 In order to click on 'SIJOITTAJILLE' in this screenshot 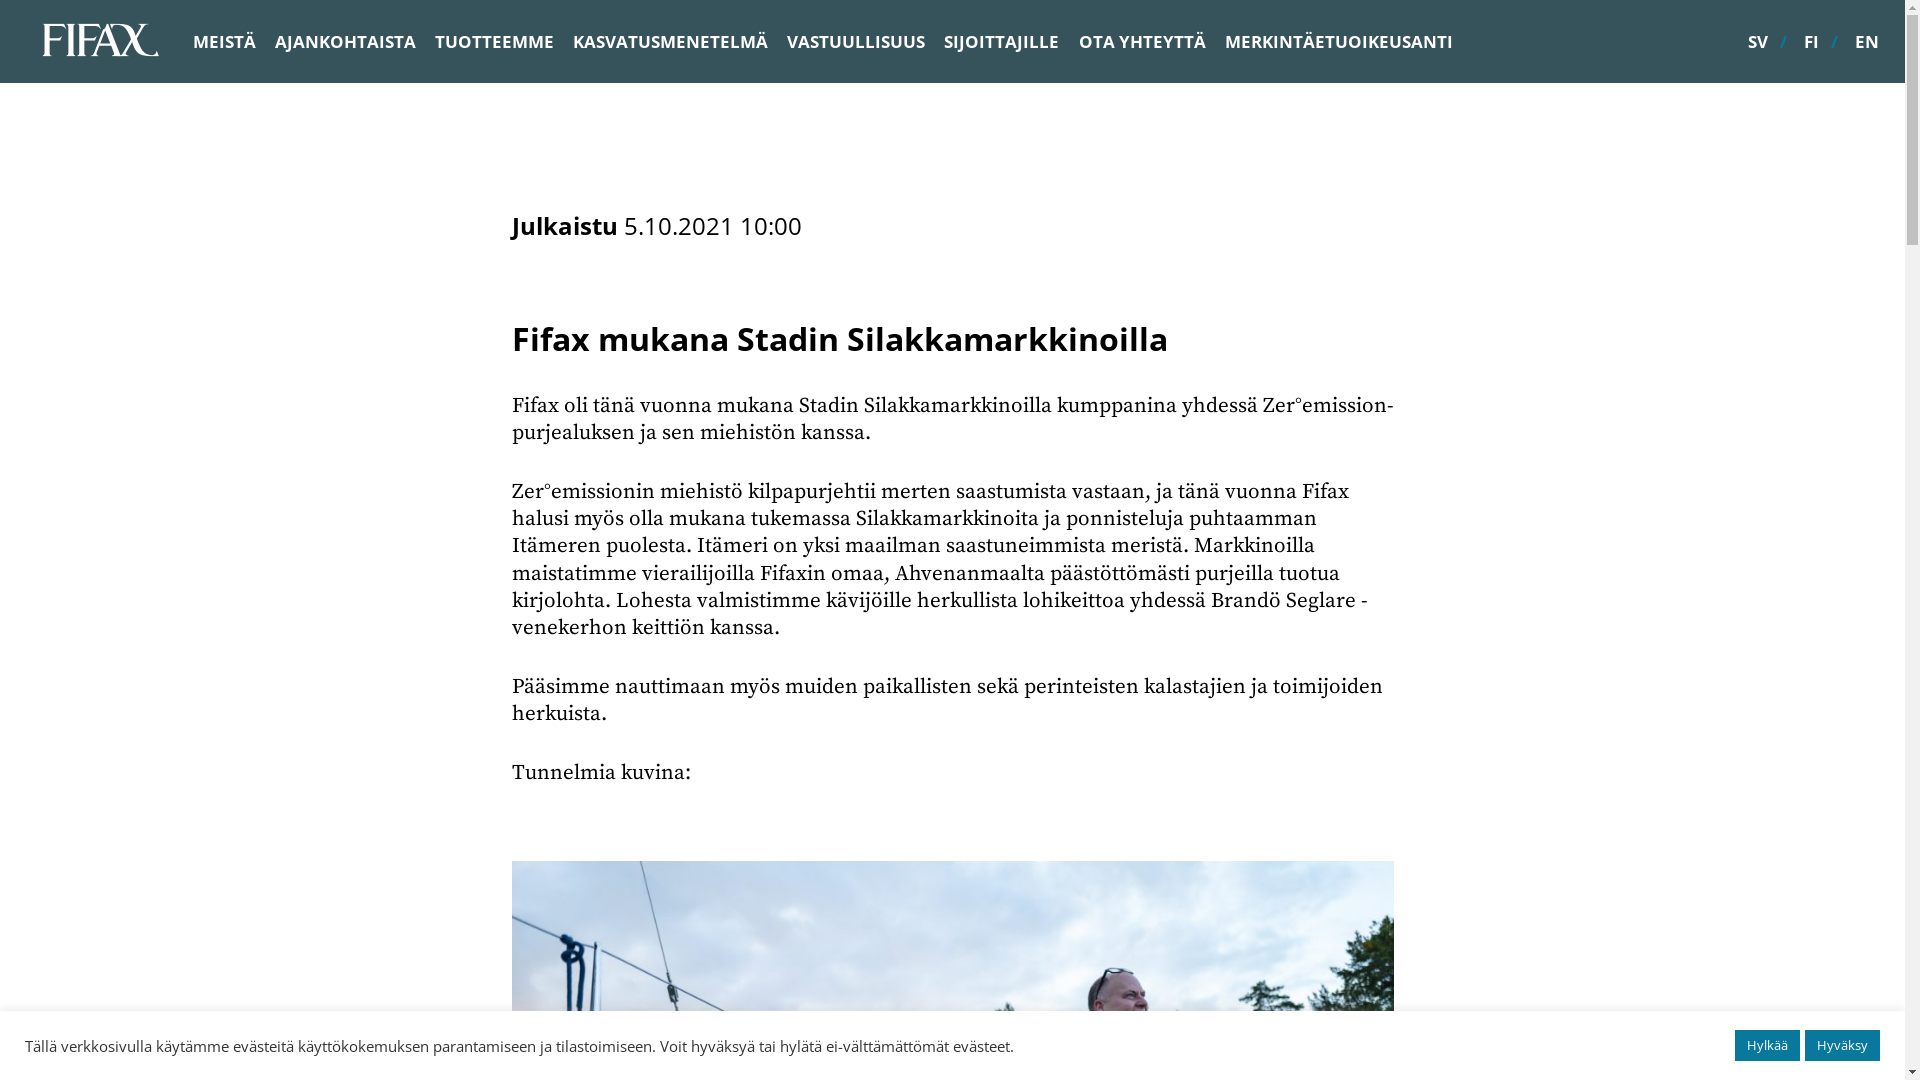, I will do `click(943, 41)`.